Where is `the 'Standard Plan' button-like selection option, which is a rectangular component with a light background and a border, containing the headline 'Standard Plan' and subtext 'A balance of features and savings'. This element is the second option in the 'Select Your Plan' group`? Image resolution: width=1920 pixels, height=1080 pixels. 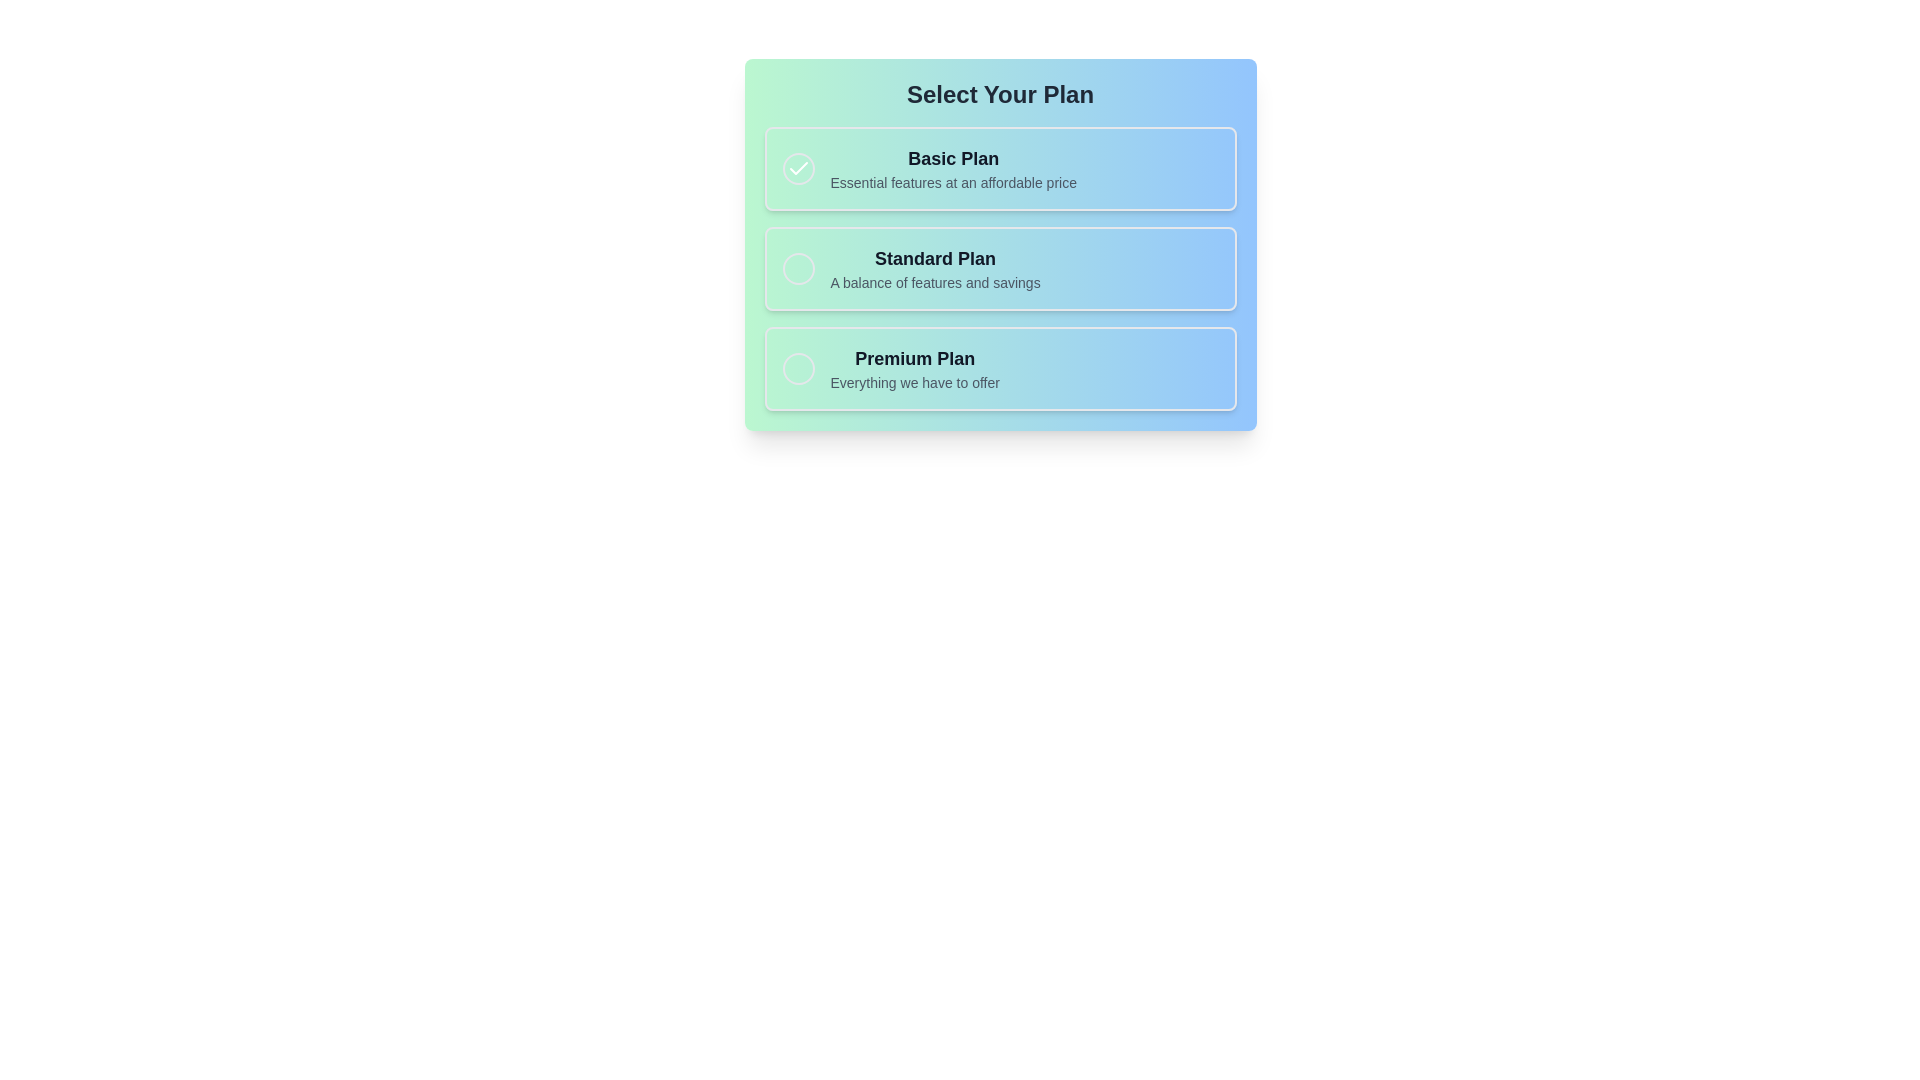 the 'Standard Plan' button-like selection option, which is a rectangular component with a light background and a border, containing the headline 'Standard Plan' and subtext 'A balance of features and savings'. This element is the second option in the 'Select Your Plan' group is located at coordinates (1000, 268).